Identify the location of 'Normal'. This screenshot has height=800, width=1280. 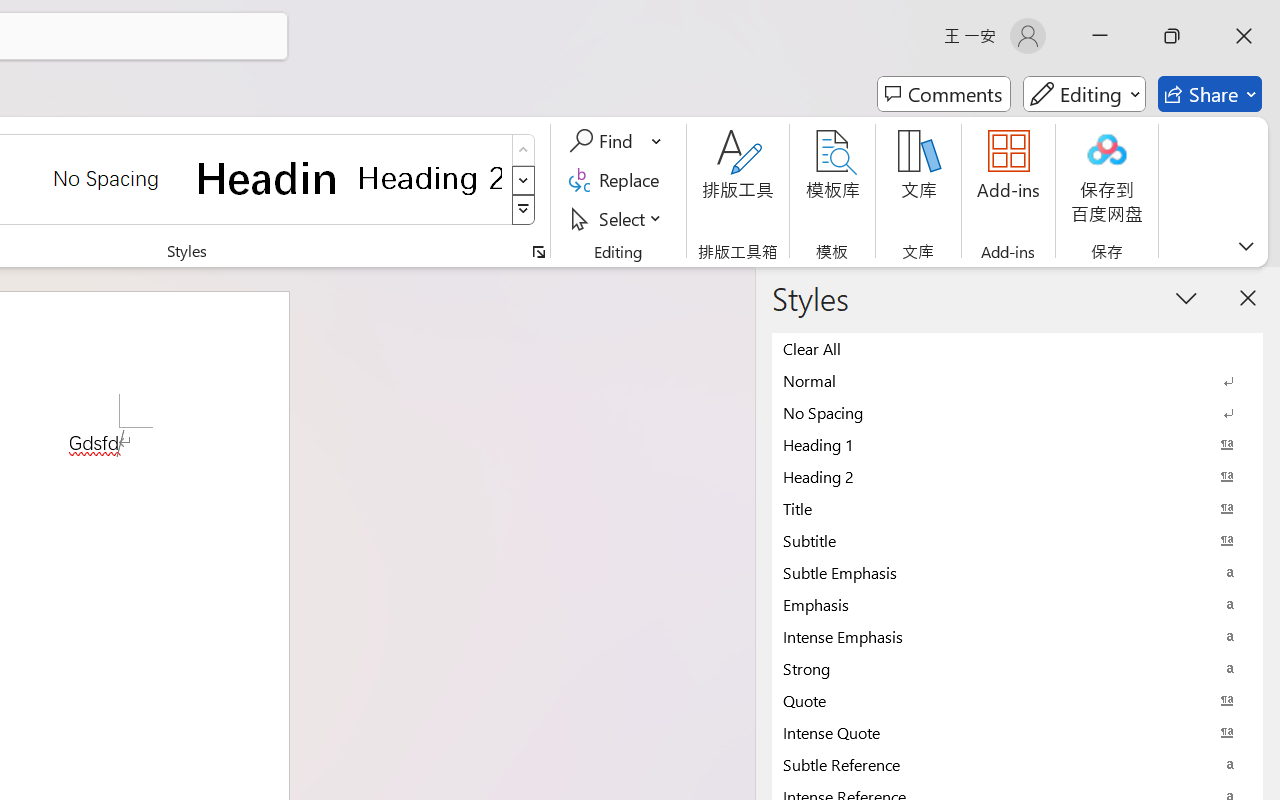
(1017, 379).